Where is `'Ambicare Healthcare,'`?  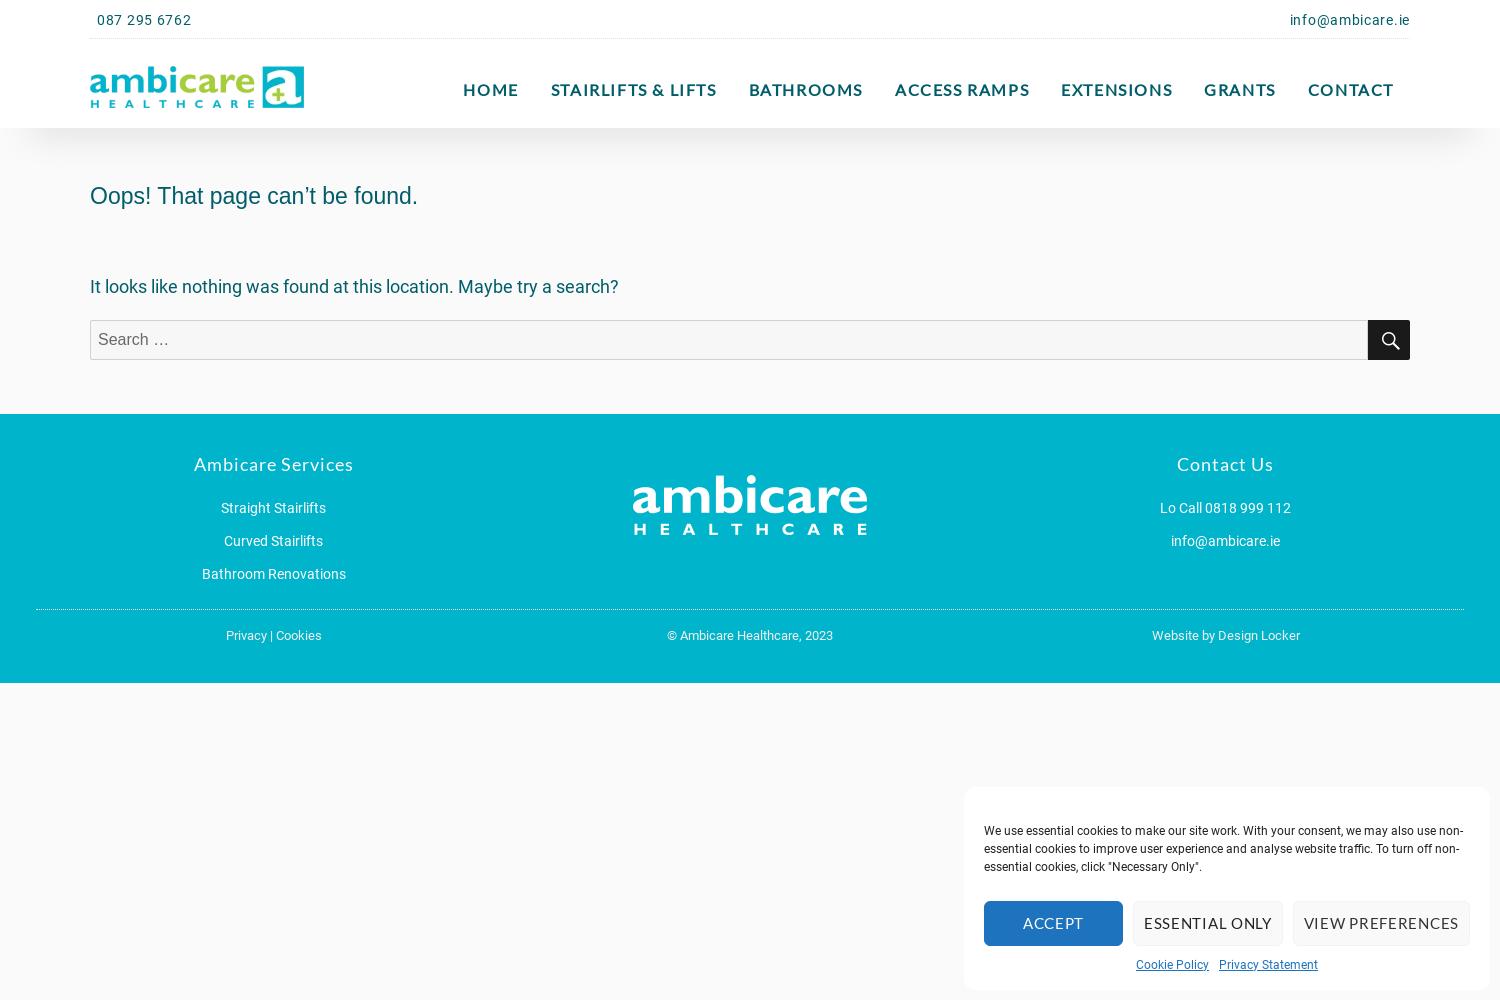
'Ambicare Healthcare,' is located at coordinates (738, 635).